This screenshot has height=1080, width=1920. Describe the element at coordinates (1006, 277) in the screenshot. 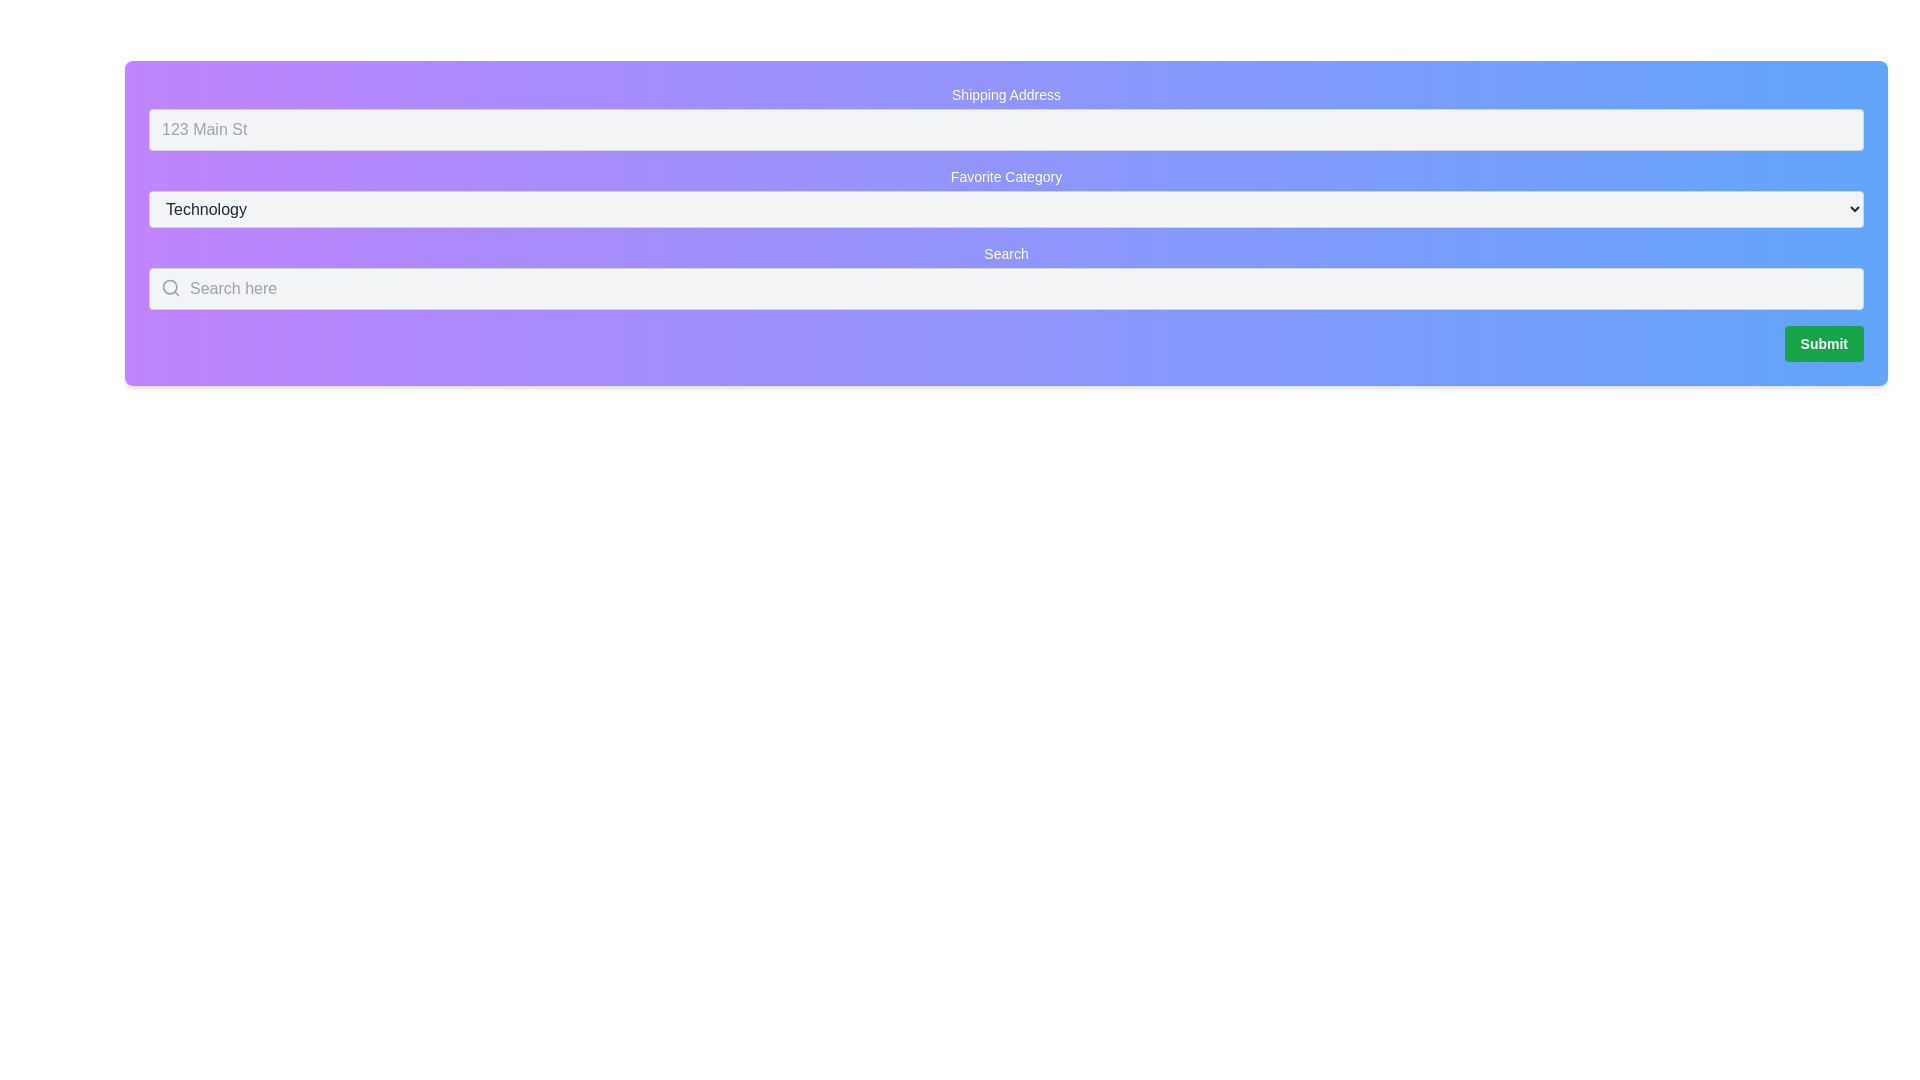

I see `the search input field located below the 'Favorite Category' dropdown and above the 'Submit' button` at that location.